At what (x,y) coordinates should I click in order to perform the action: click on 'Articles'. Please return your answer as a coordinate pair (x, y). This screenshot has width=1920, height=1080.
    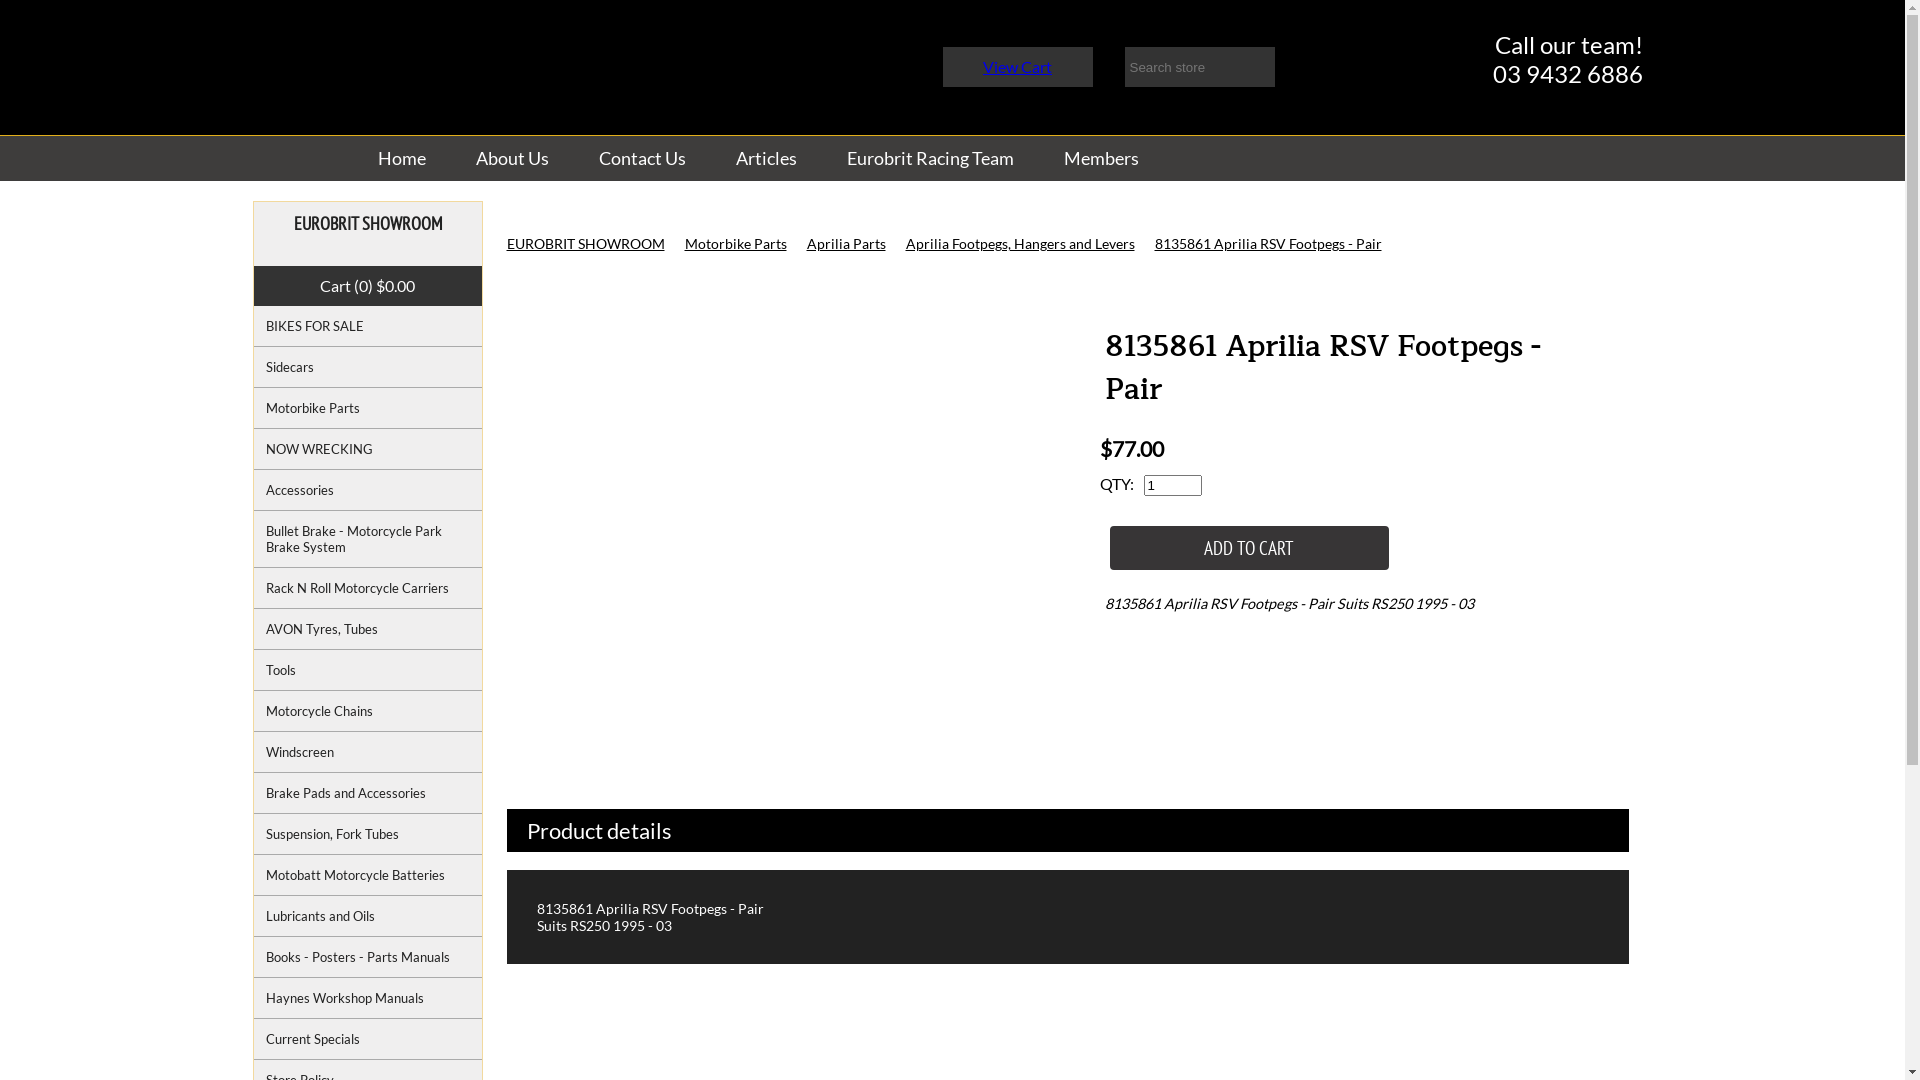
    Looking at the image, I should click on (764, 157).